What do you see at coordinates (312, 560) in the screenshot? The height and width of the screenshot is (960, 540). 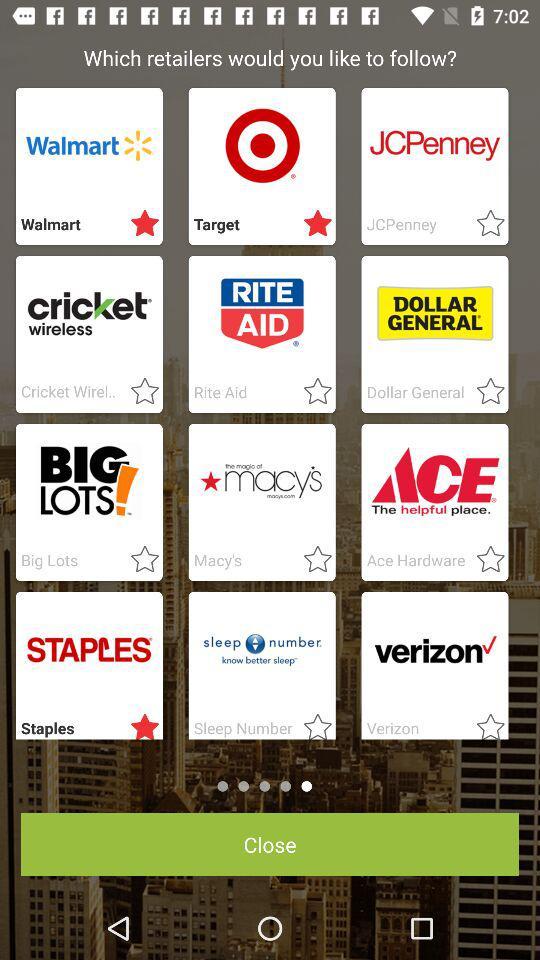 I see `fovread` at bounding box center [312, 560].